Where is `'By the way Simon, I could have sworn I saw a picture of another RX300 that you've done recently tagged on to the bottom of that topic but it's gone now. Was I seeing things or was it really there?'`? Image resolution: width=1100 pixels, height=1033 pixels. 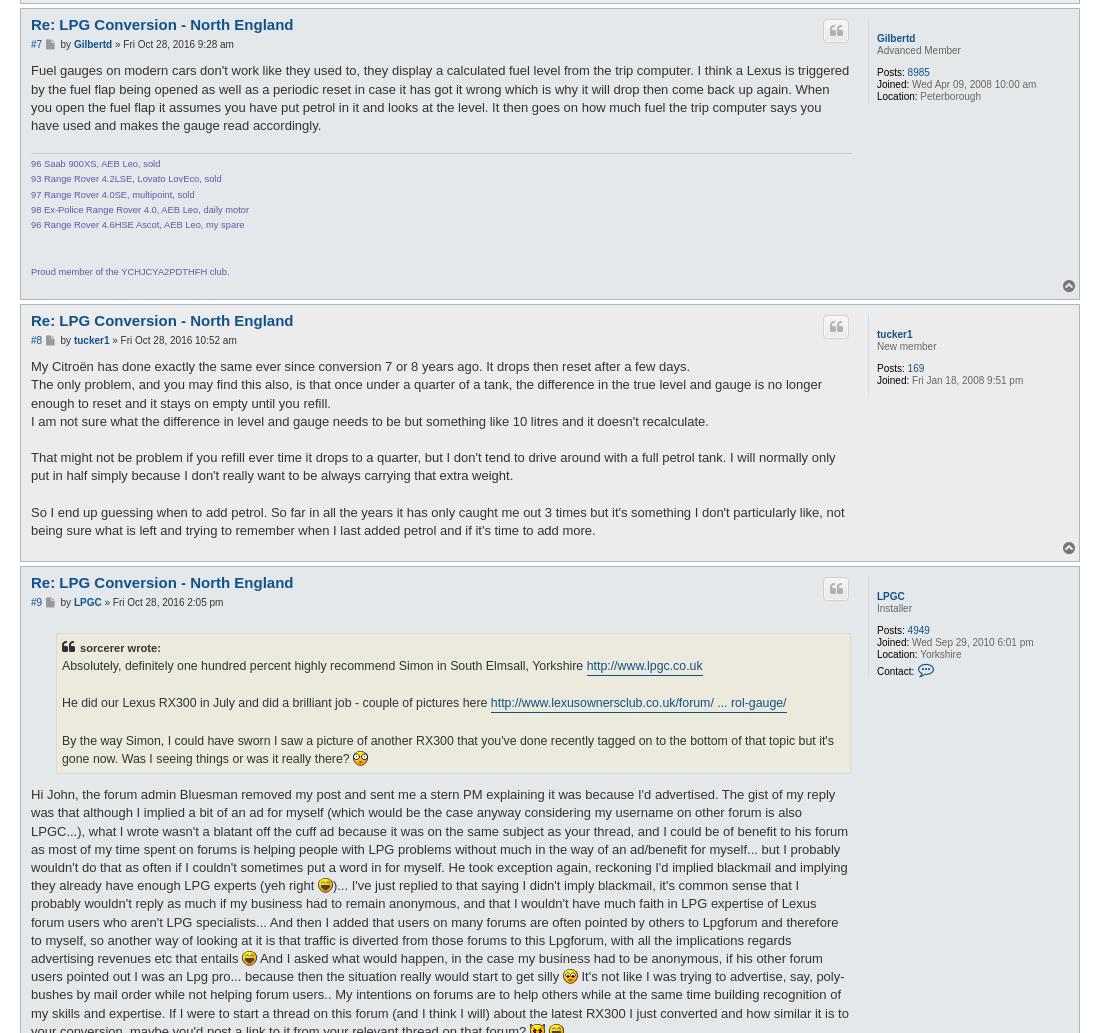
'By the way Simon, I could have sworn I saw a picture of another RX300 that you've done recently tagged on to the bottom of that topic but it's gone now. Was I seeing things or was it really there?' is located at coordinates (446, 749).